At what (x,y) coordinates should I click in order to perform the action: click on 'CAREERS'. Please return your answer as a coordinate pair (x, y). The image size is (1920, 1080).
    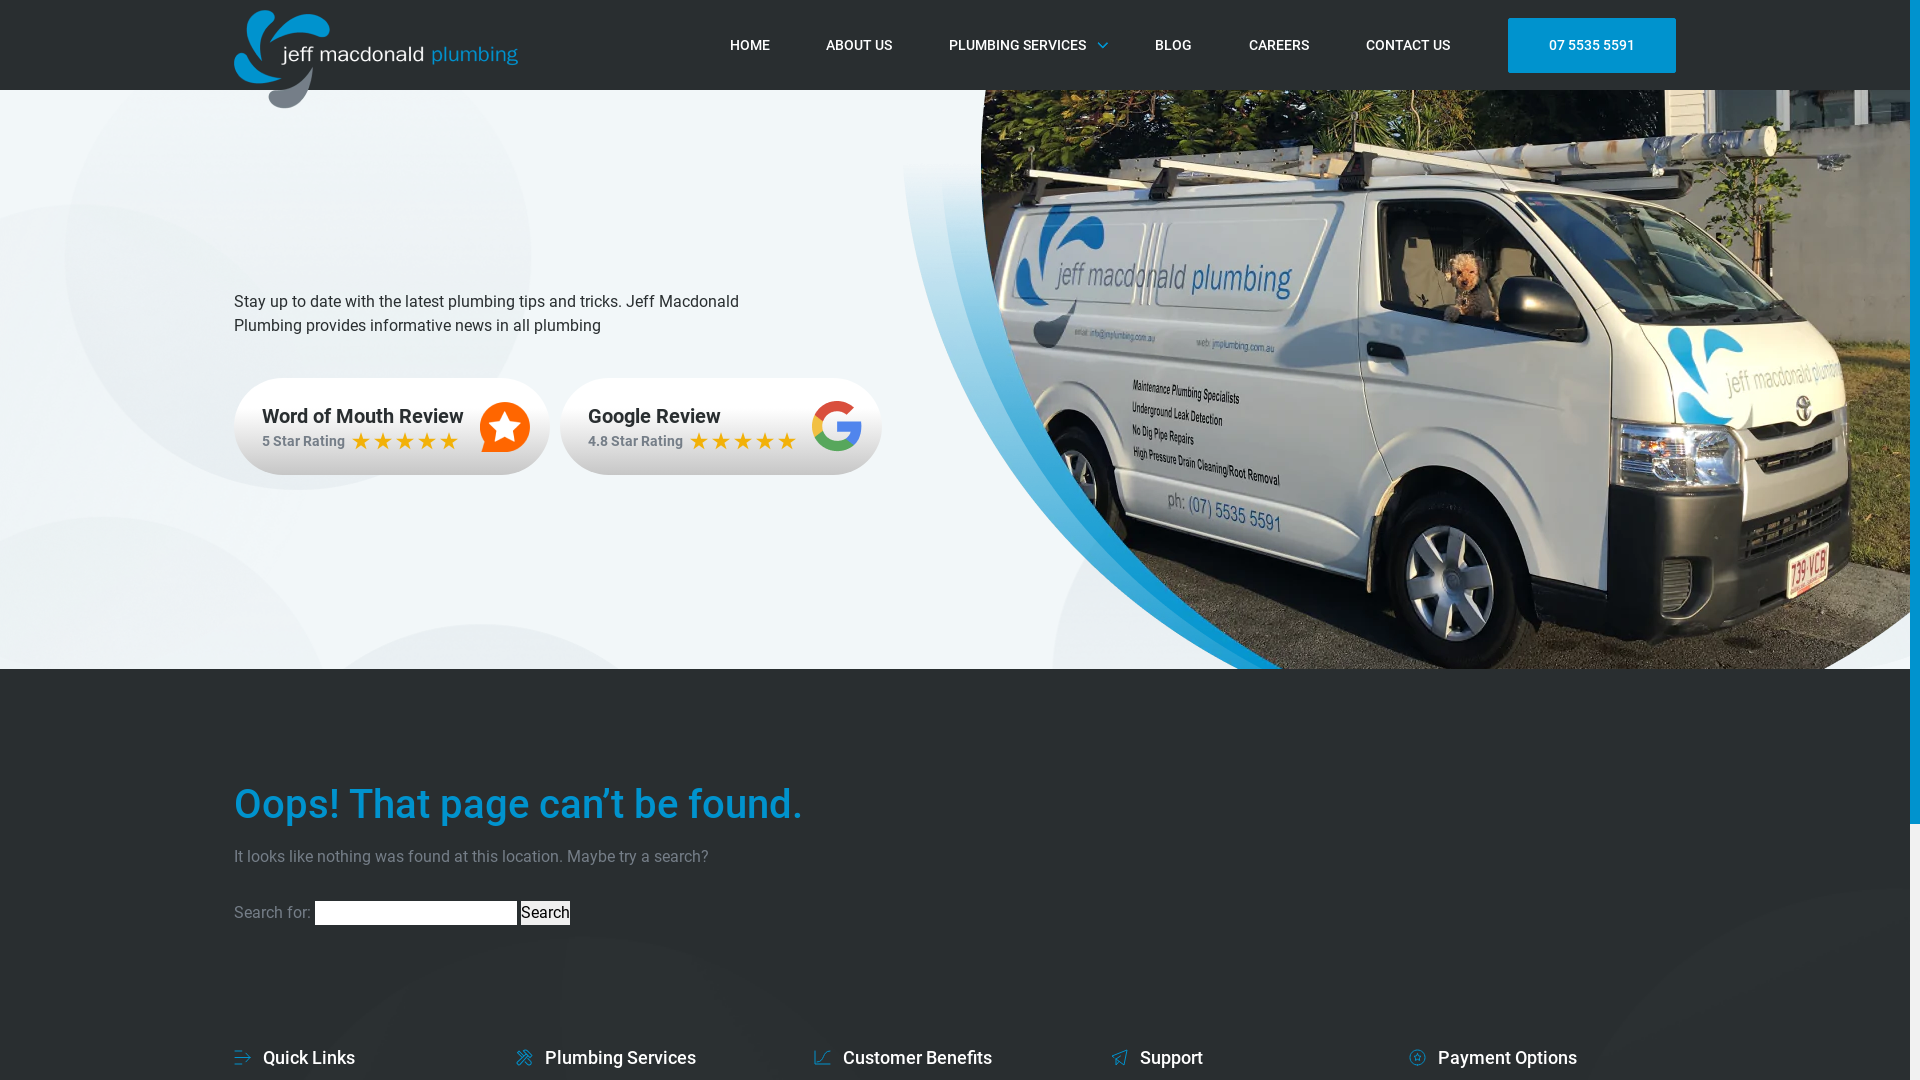
    Looking at the image, I should click on (1277, 45).